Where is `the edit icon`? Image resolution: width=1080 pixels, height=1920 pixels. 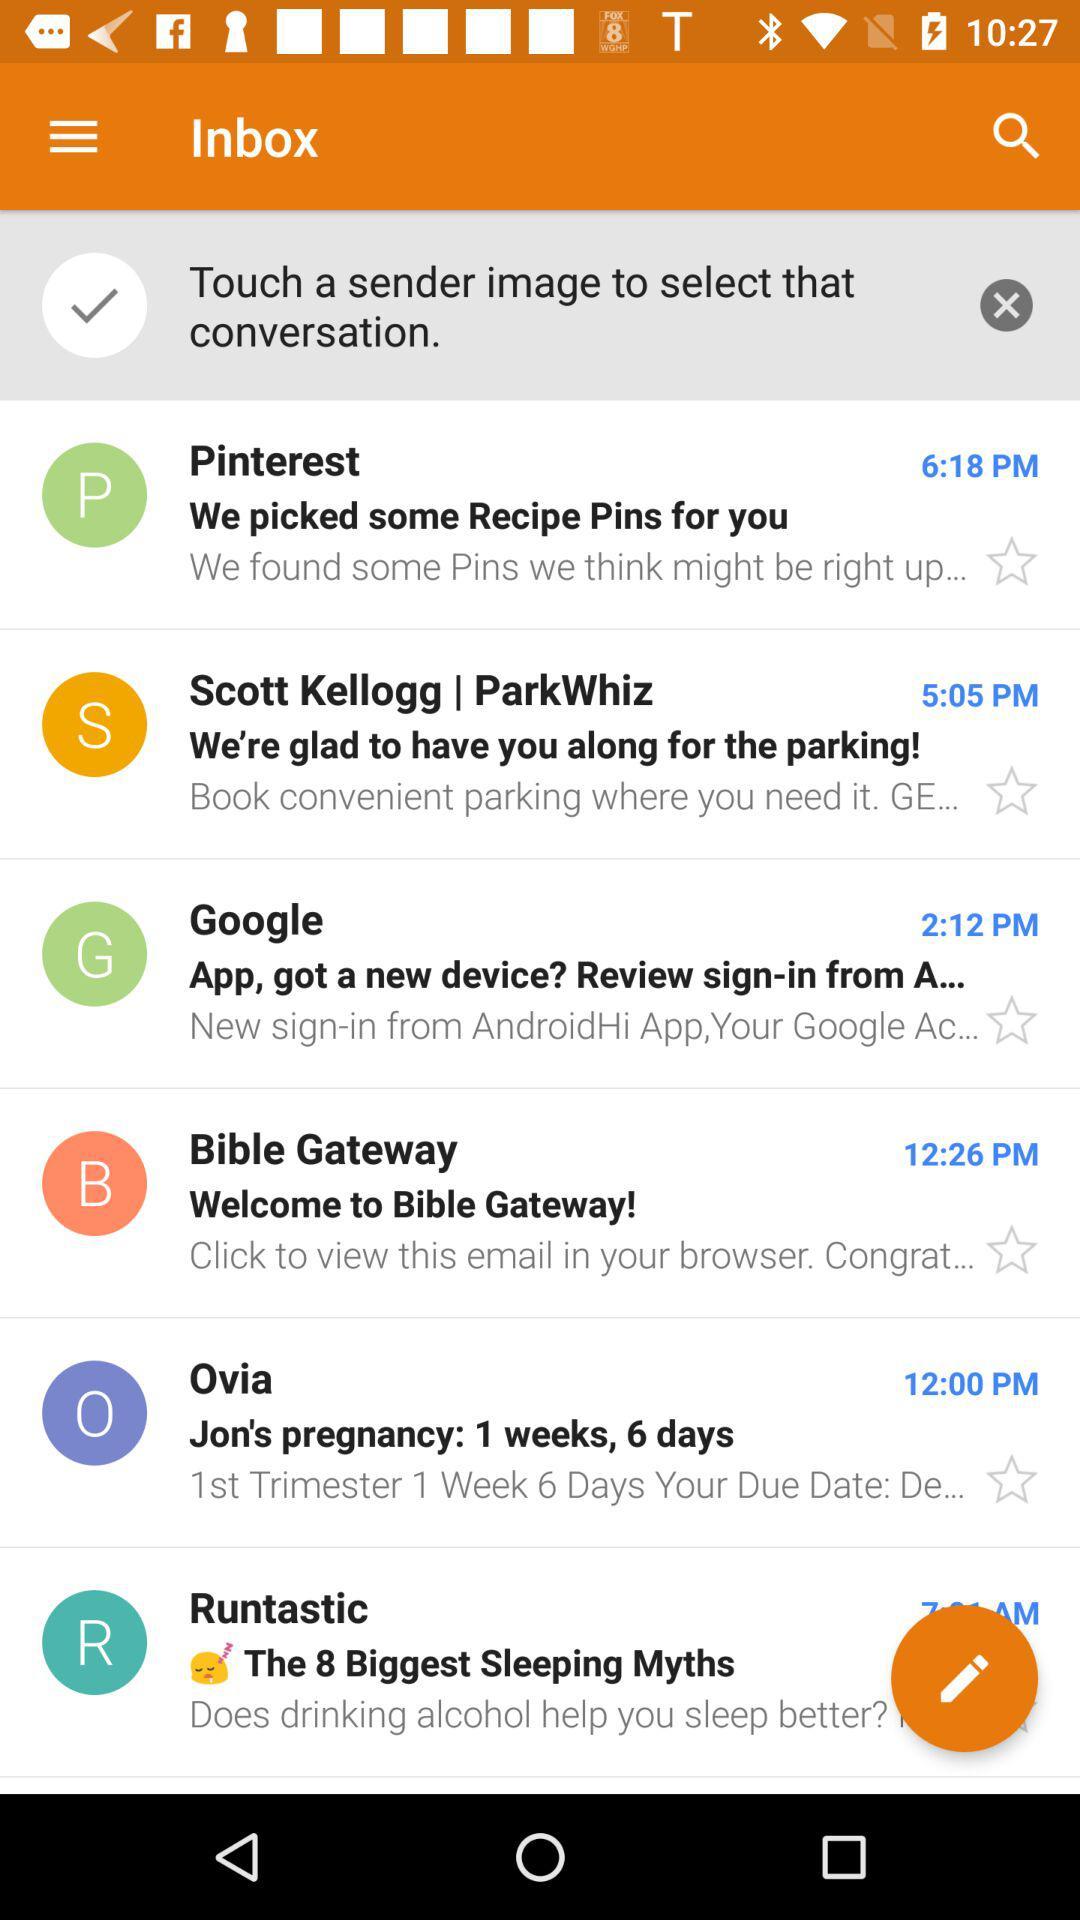 the edit icon is located at coordinates (963, 1678).